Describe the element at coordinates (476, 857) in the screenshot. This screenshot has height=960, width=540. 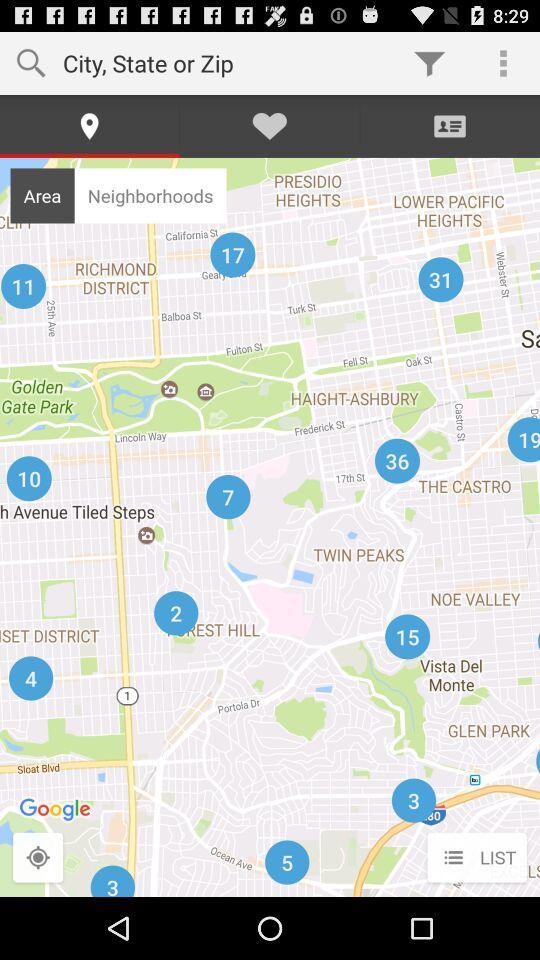
I see `list item` at that location.